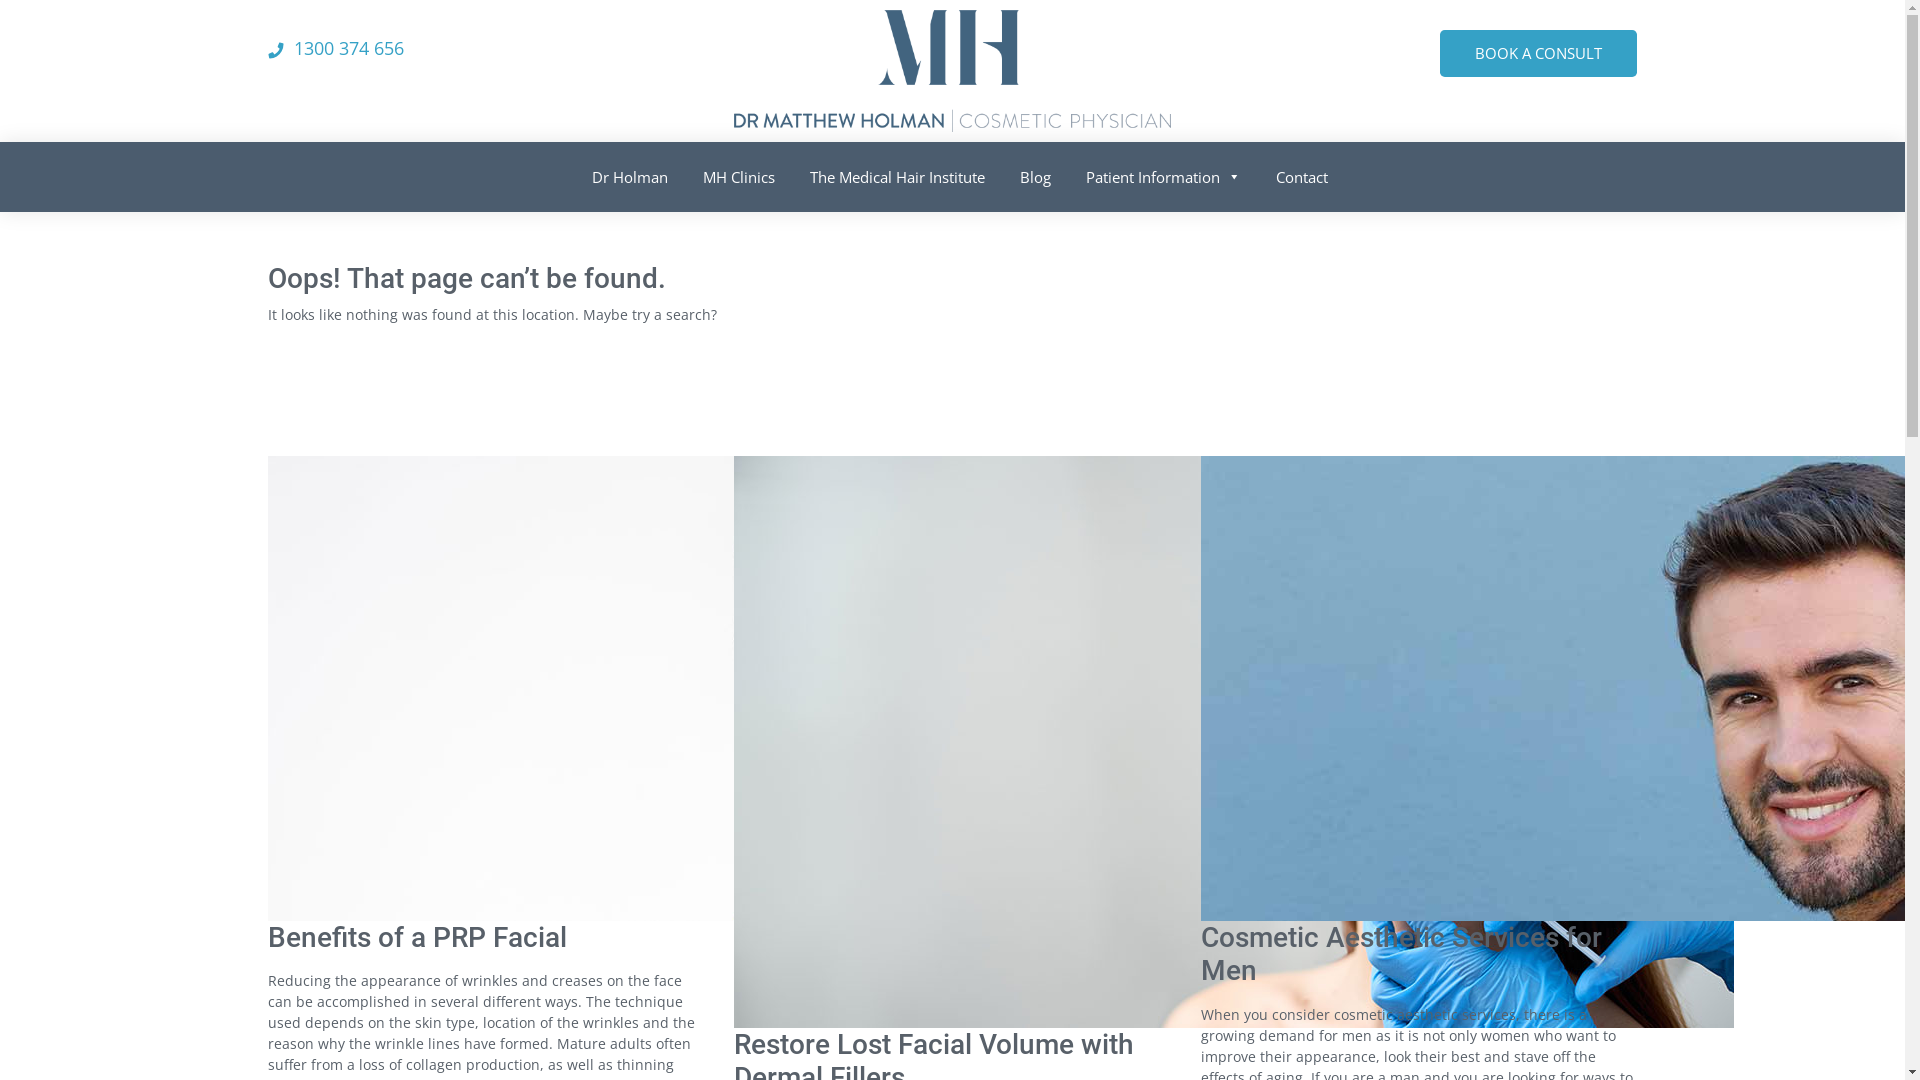 The width and height of the screenshot is (1920, 1080). I want to click on 'Patient Information', so click(1156, 171).